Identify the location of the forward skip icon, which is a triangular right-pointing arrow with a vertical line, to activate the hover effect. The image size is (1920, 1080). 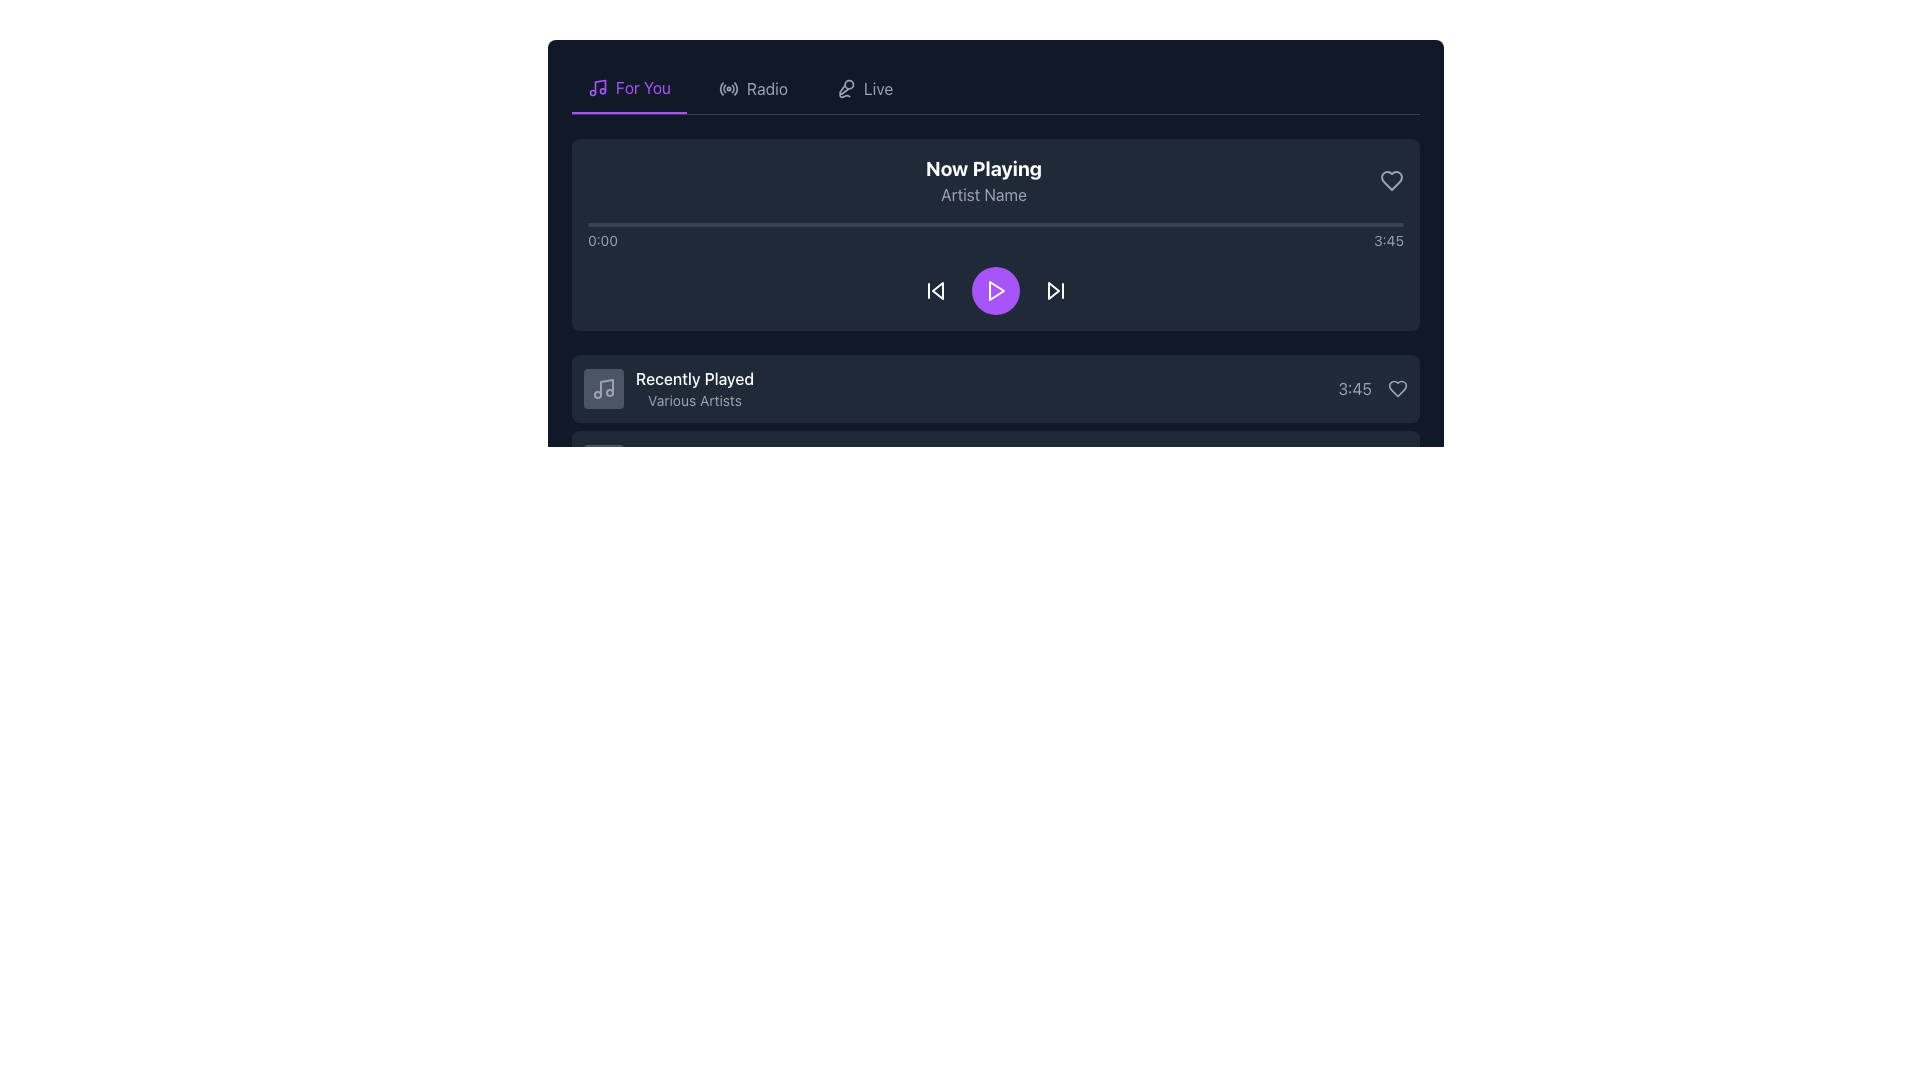
(1055, 290).